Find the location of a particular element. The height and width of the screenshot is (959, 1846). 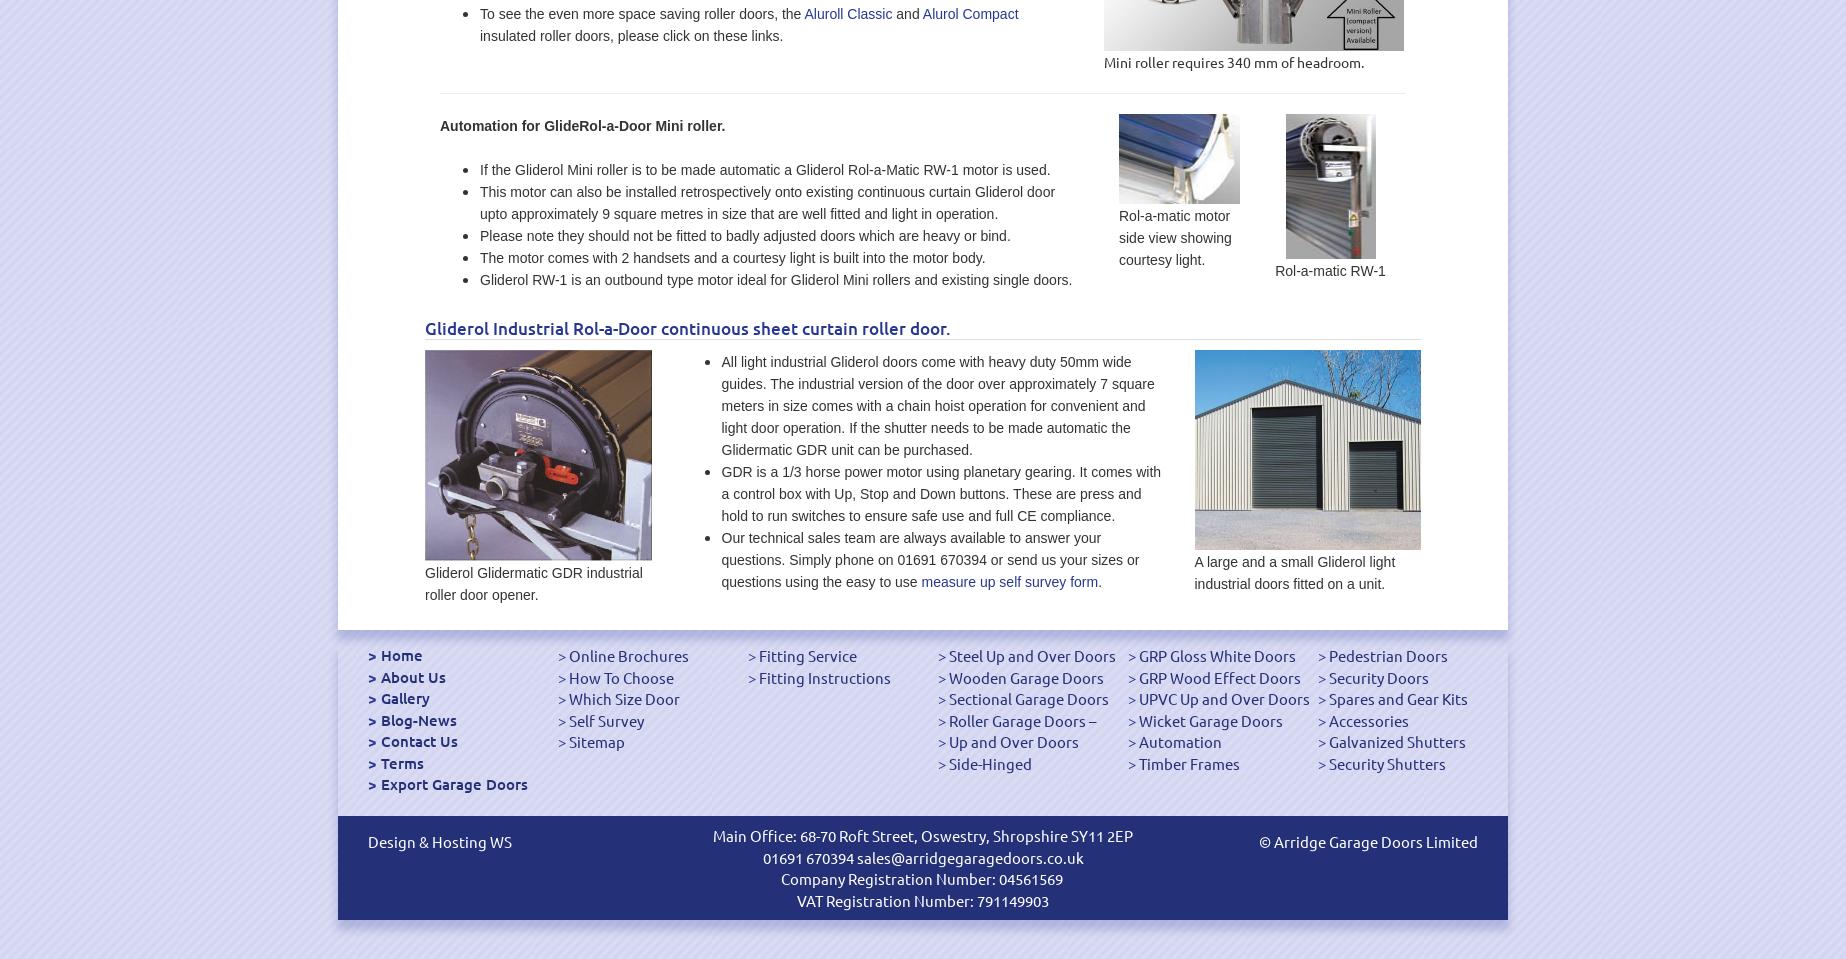

'Accessories' is located at coordinates (1368, 718).